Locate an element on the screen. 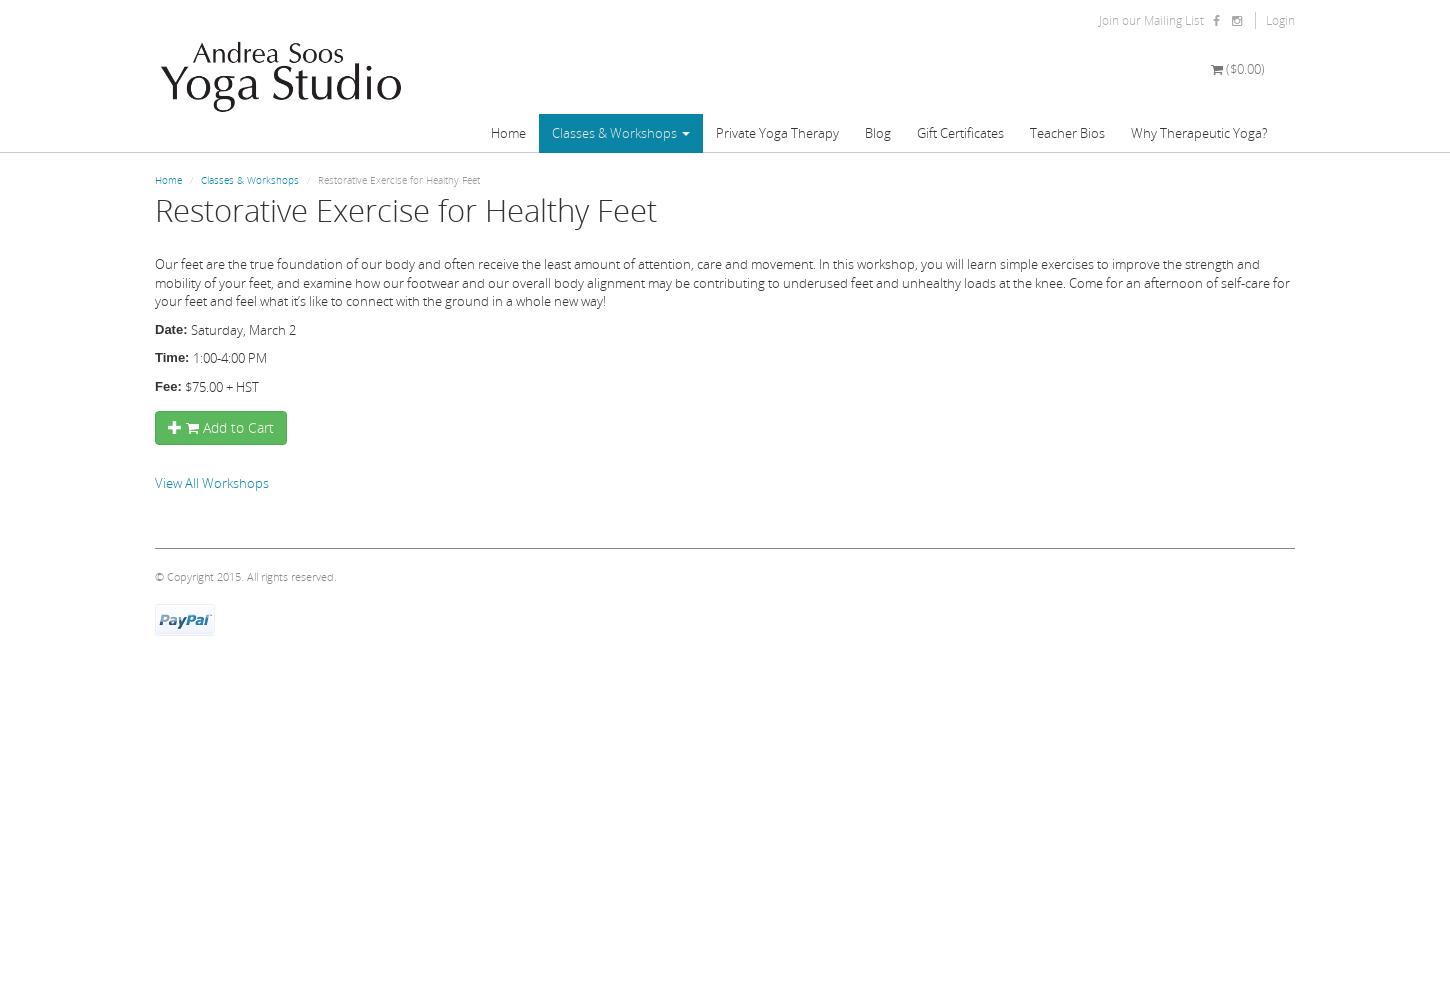  '-' is located at coordinates (156, 20).